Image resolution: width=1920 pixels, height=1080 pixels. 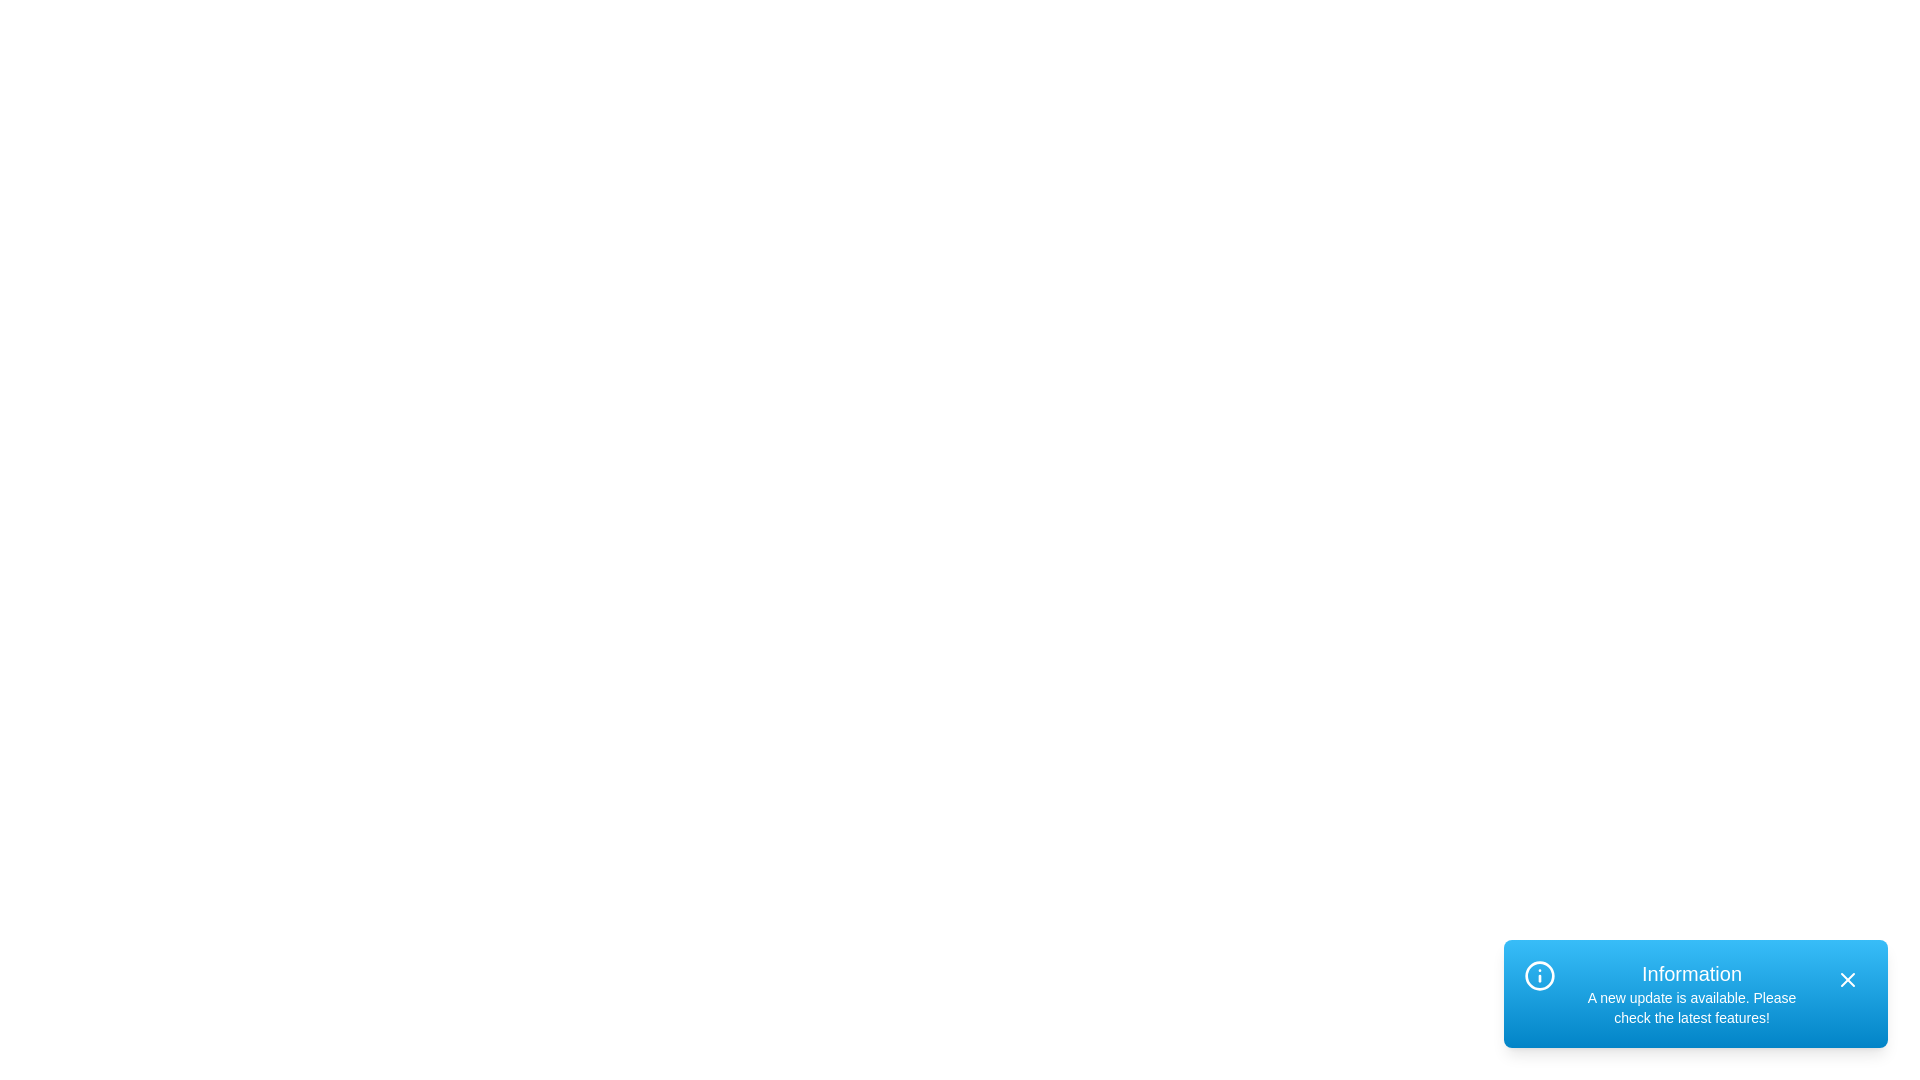 What do you see at coordinates (1539, 974) in the screenshot?
I see `the information icon in the alert` at bounding box center [1539, 974].